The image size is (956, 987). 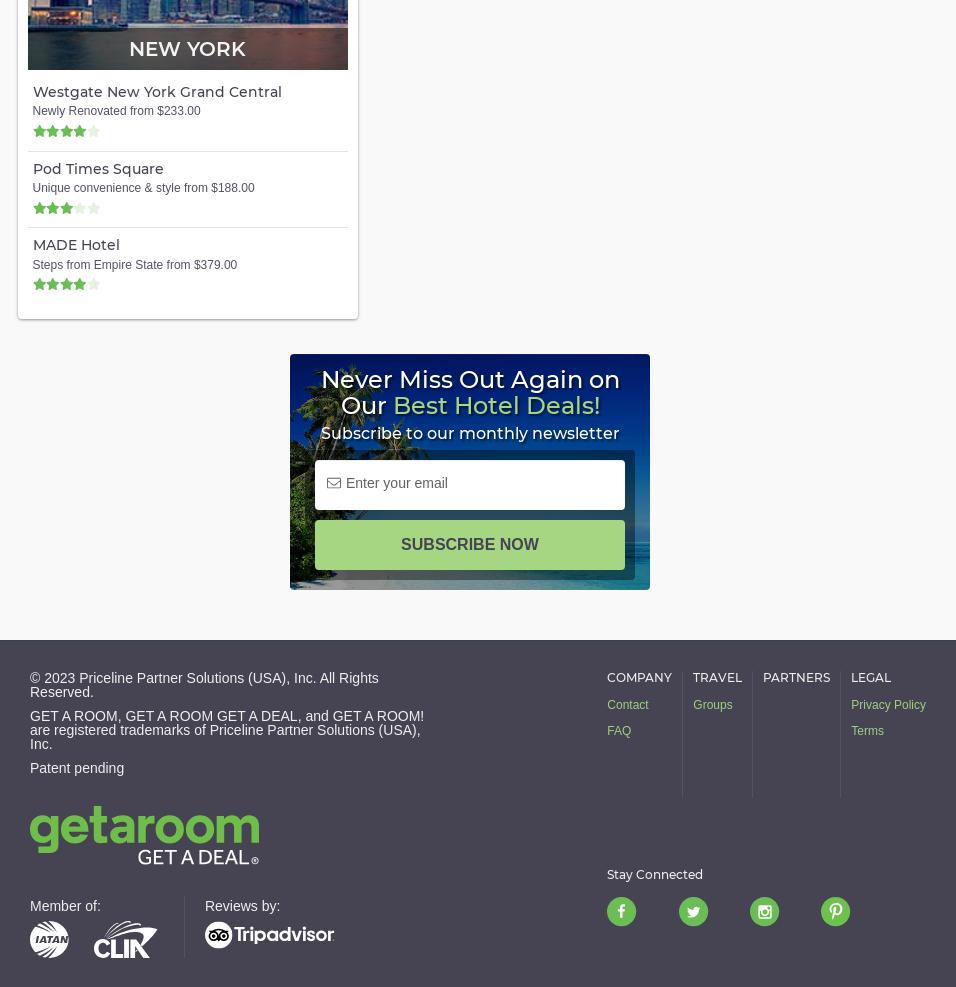 I want to click on 'Company', so click(x=606, y=677).